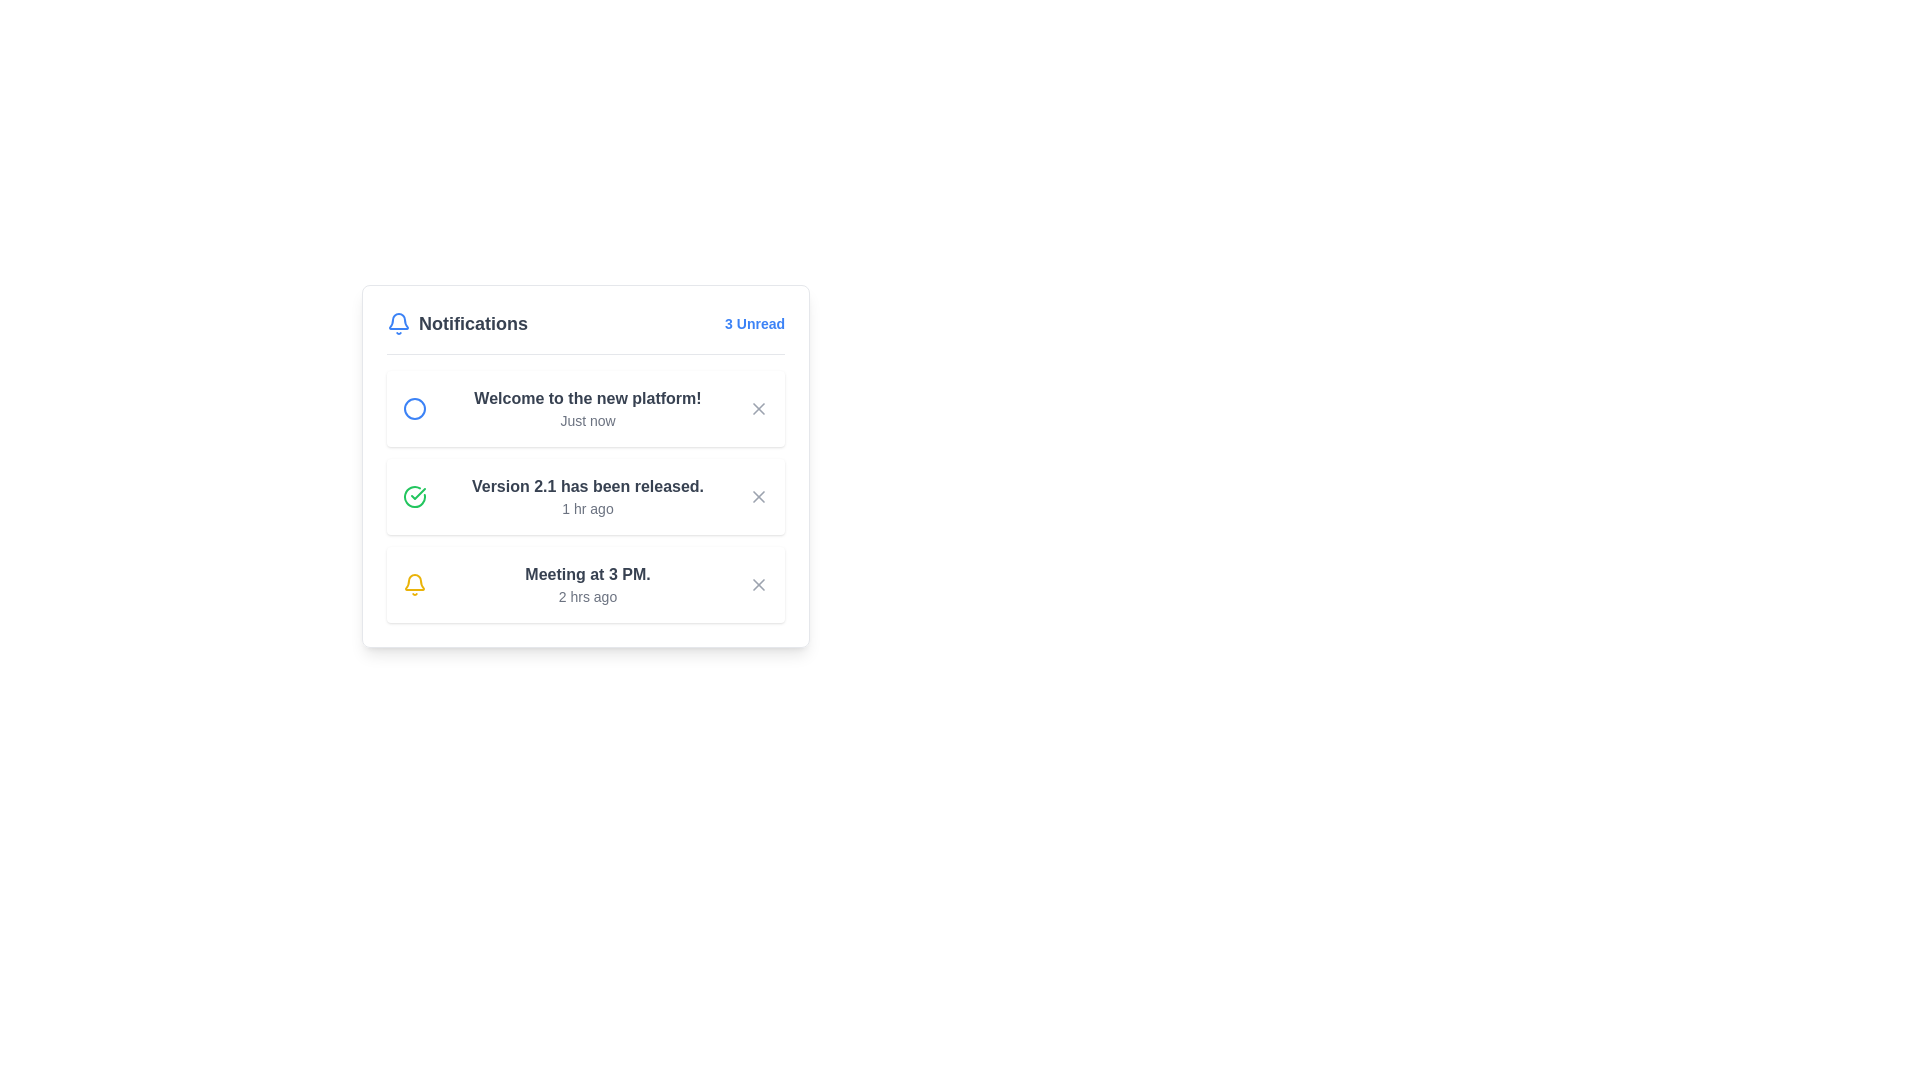  What do you see at coordinates (417, 493) in the screenshot?
I see `the green circular checkmark icon indicating the success status of the notification for 'Version 2.1 has been released.'` at bounding box center [417, 493].